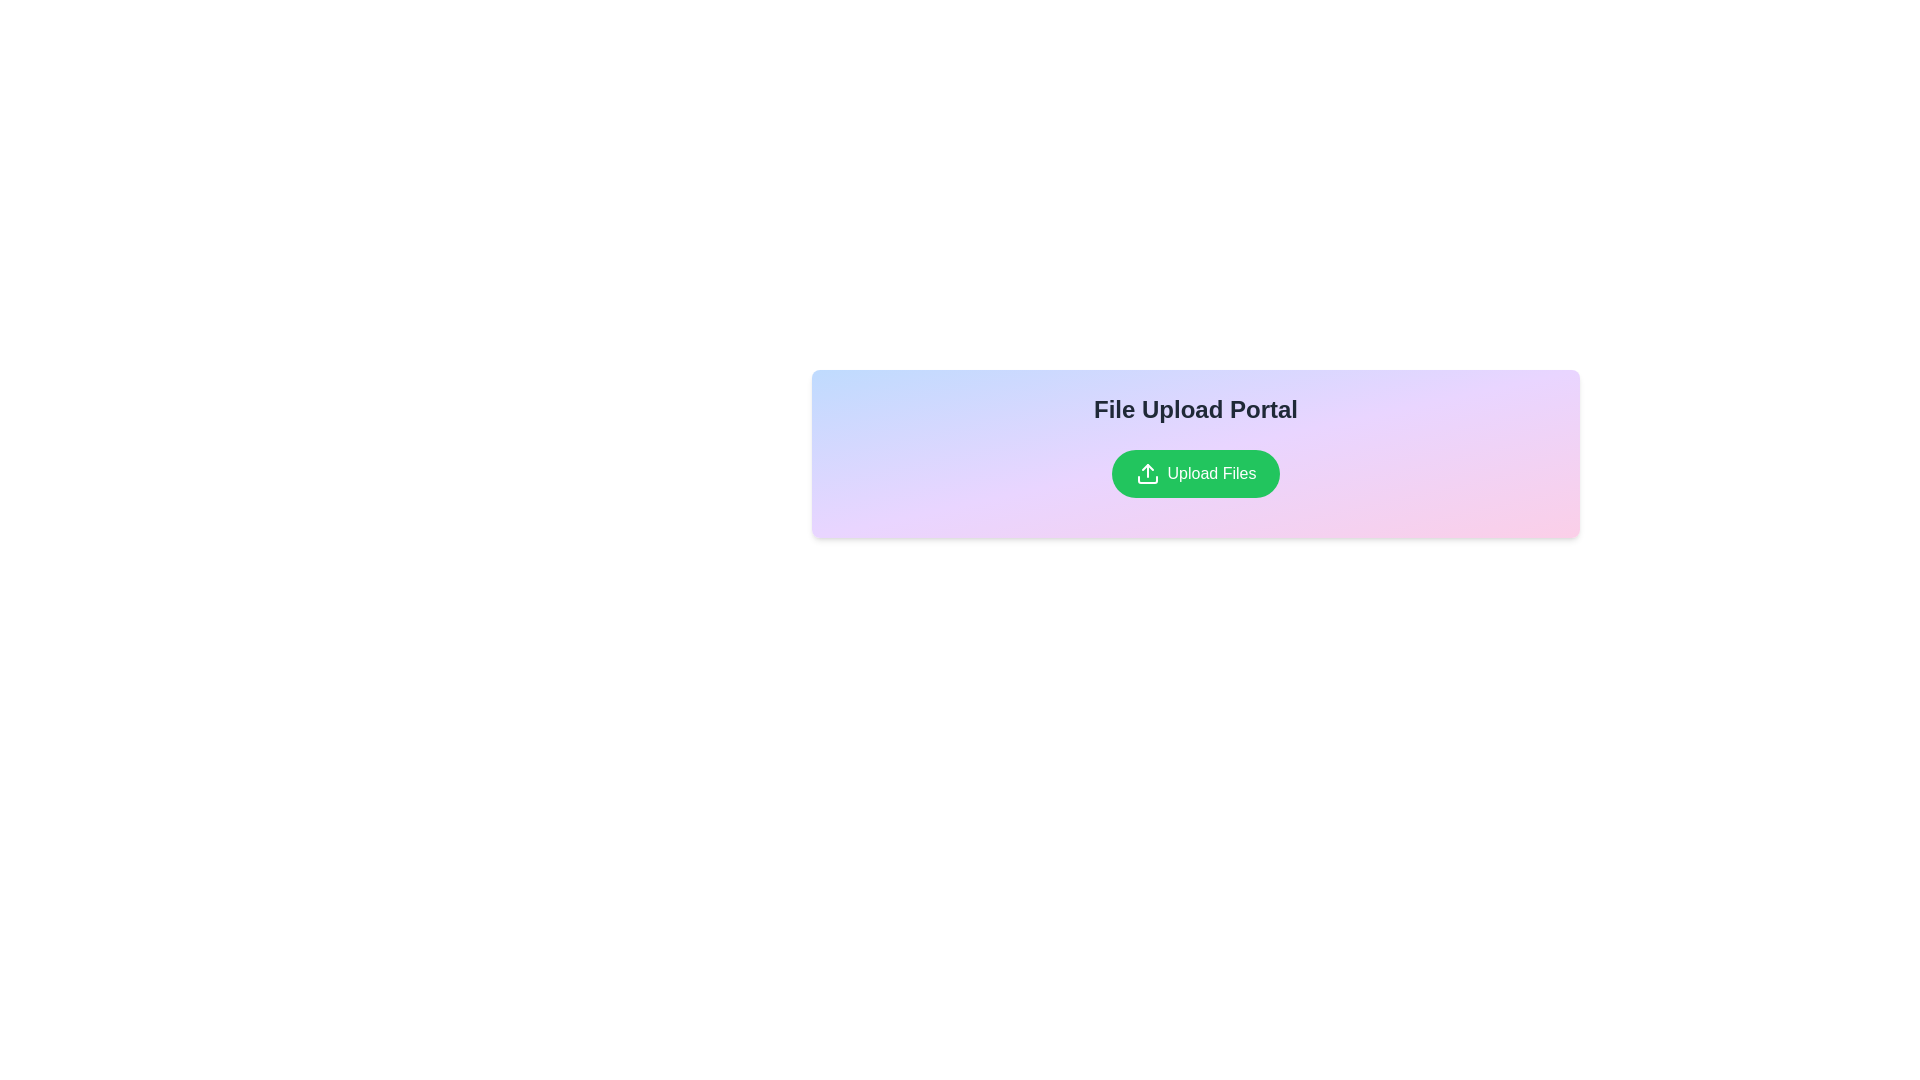 Image resolution: width=1920 pixels, height=1080 pixels. What do you see at coordinates (1195, 474) in the screenshot?
I see `the primary action button for file uploads, located below the 'File Upload Portal' section, to observe its hover effects` at bounding box center [1195, 474].